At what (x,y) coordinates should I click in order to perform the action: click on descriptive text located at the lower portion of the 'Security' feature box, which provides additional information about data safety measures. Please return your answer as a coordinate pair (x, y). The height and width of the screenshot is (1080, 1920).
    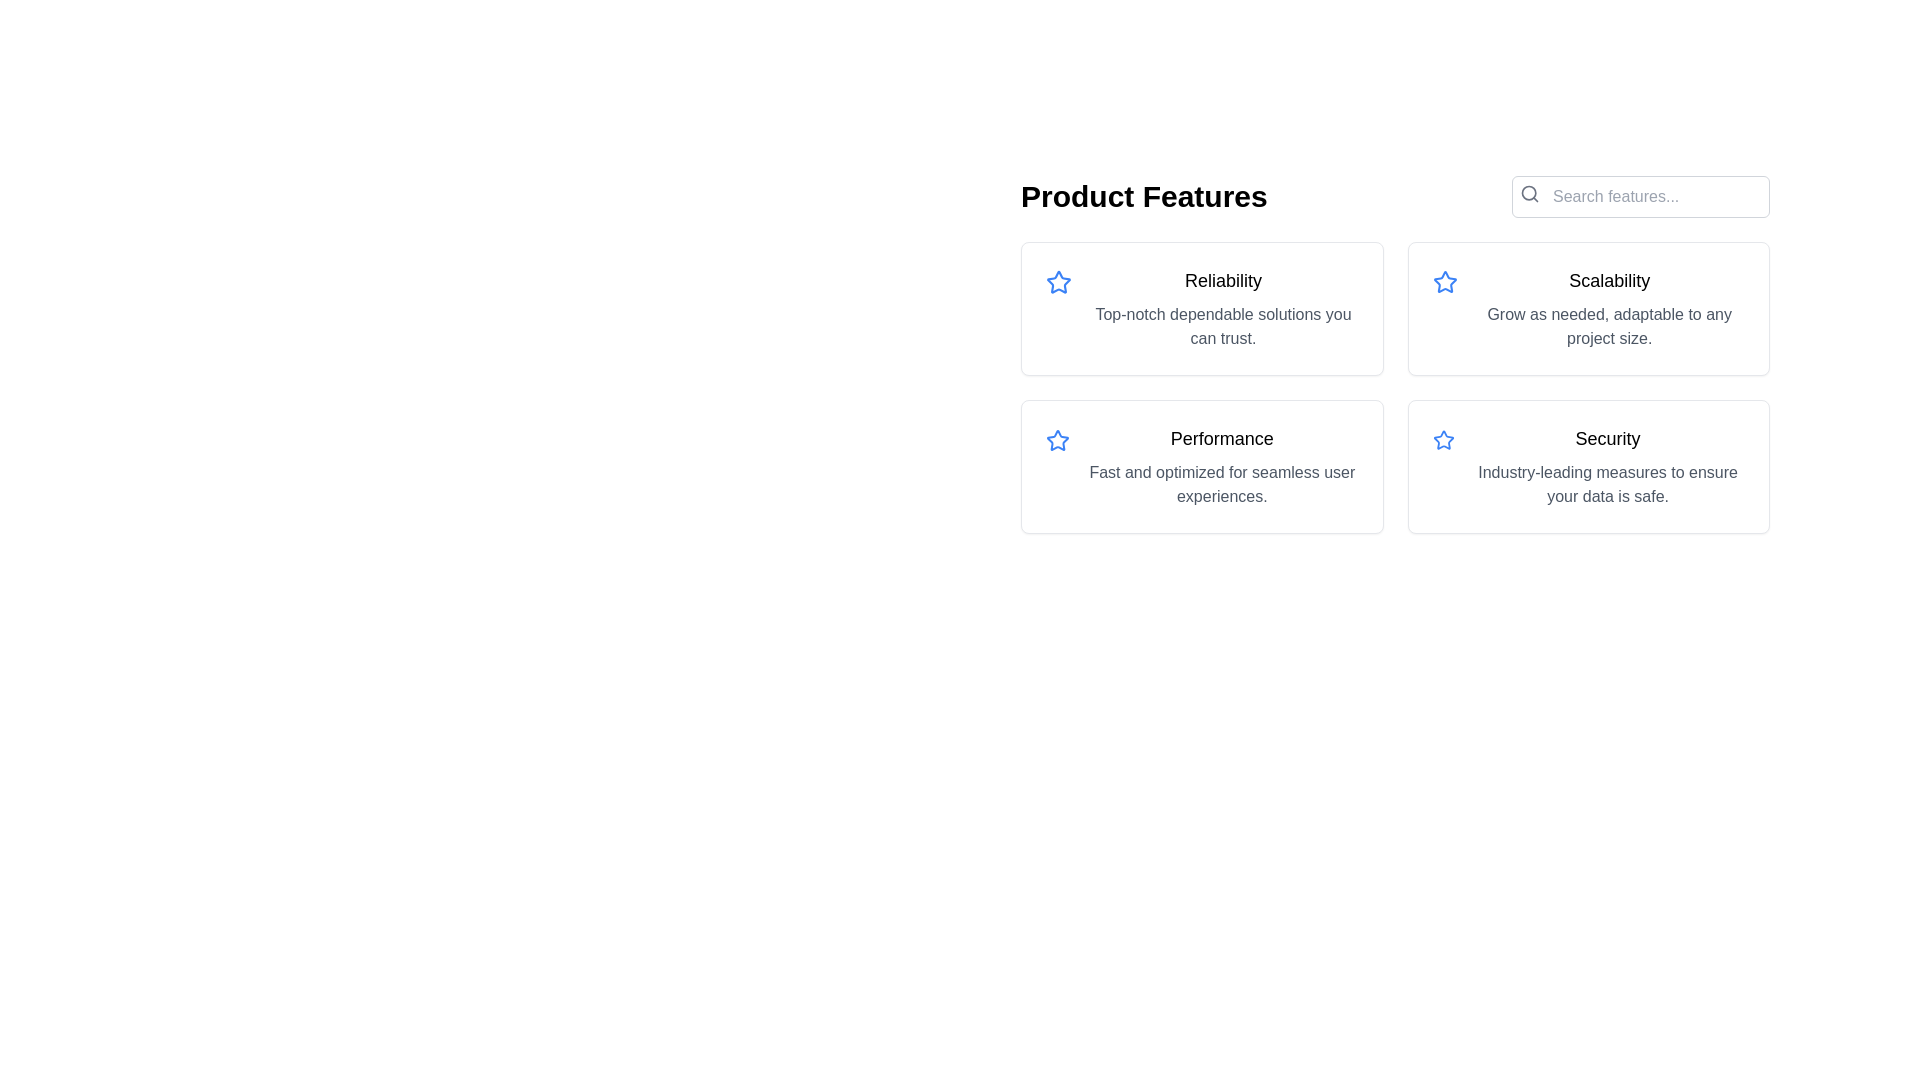
    Looking at the image, I should click on (1608, 485).